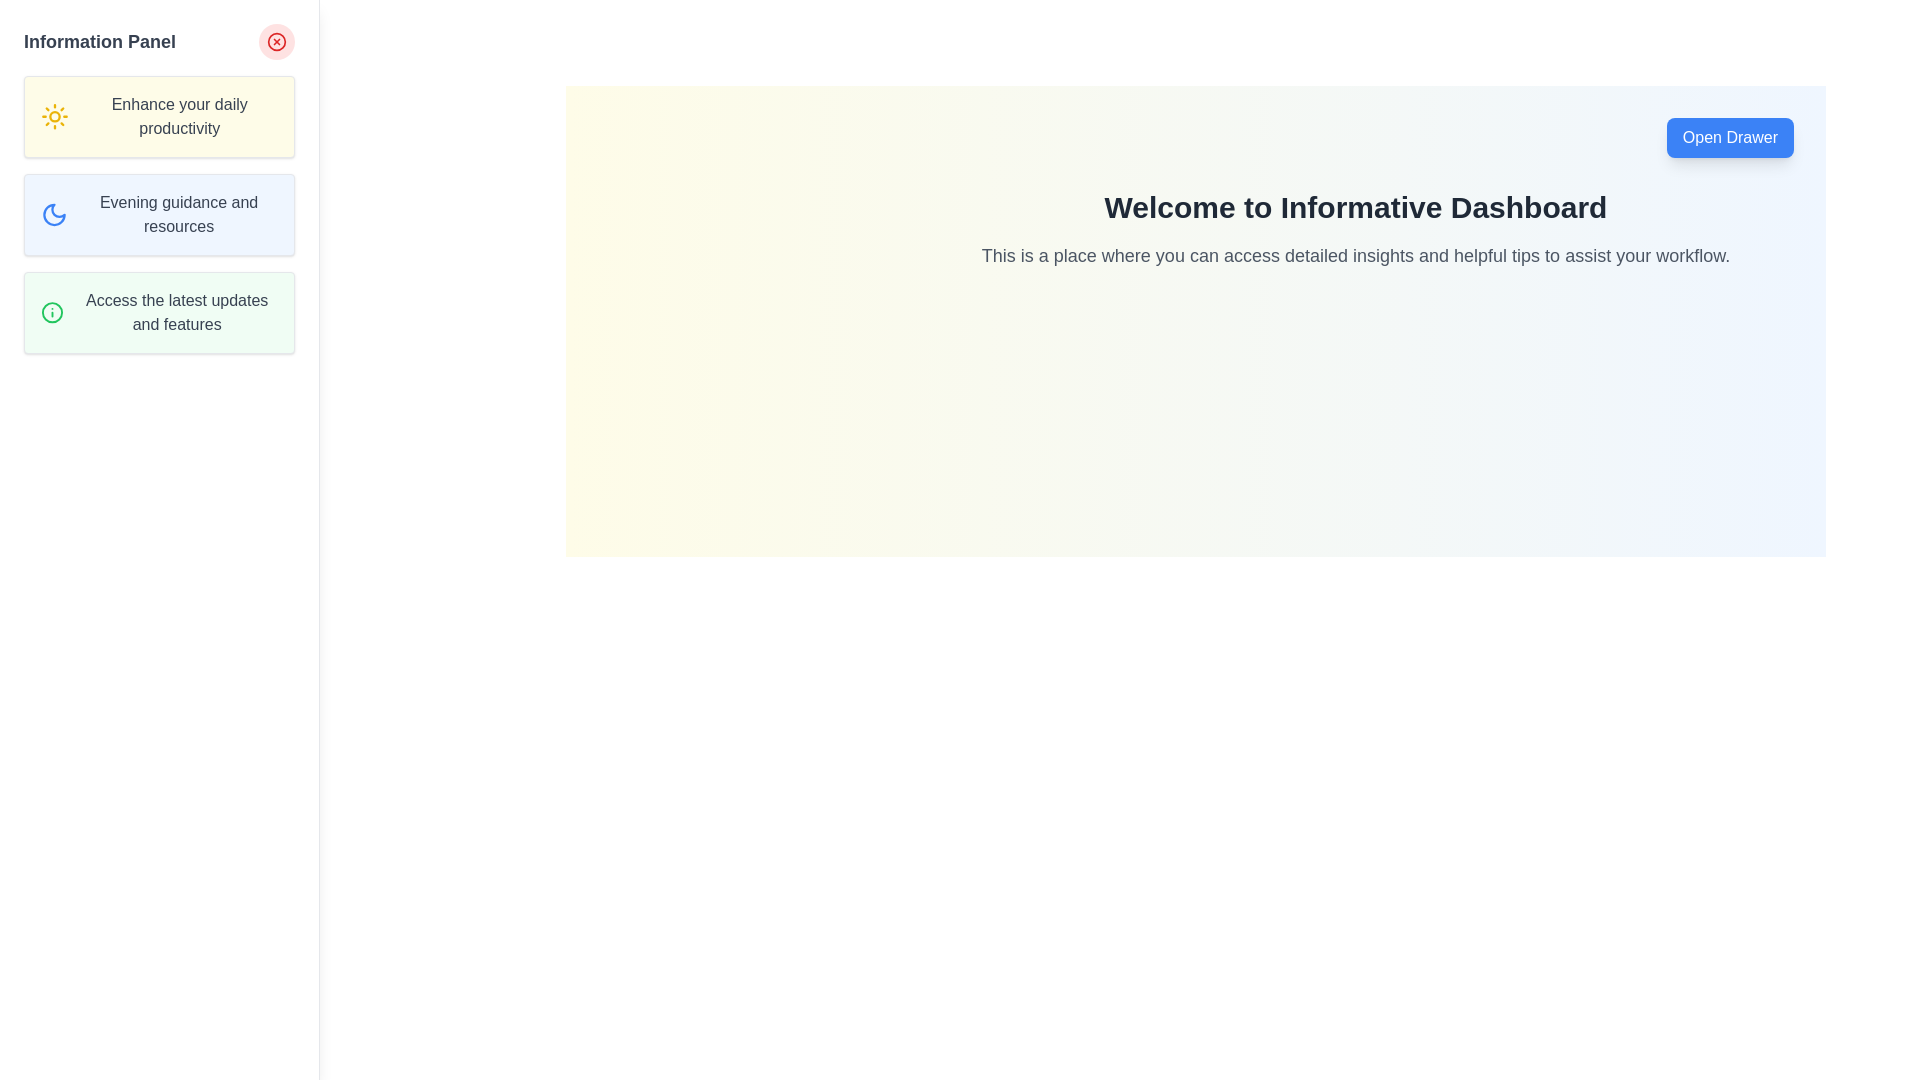  What do you see at coordinates (276, 42) in the screenshot?
I see `the circular button with a light red background and red border, containing an 'X' icon, located in the top-right corner of the 'Information Panel' section` at bounding box center [276, 42].